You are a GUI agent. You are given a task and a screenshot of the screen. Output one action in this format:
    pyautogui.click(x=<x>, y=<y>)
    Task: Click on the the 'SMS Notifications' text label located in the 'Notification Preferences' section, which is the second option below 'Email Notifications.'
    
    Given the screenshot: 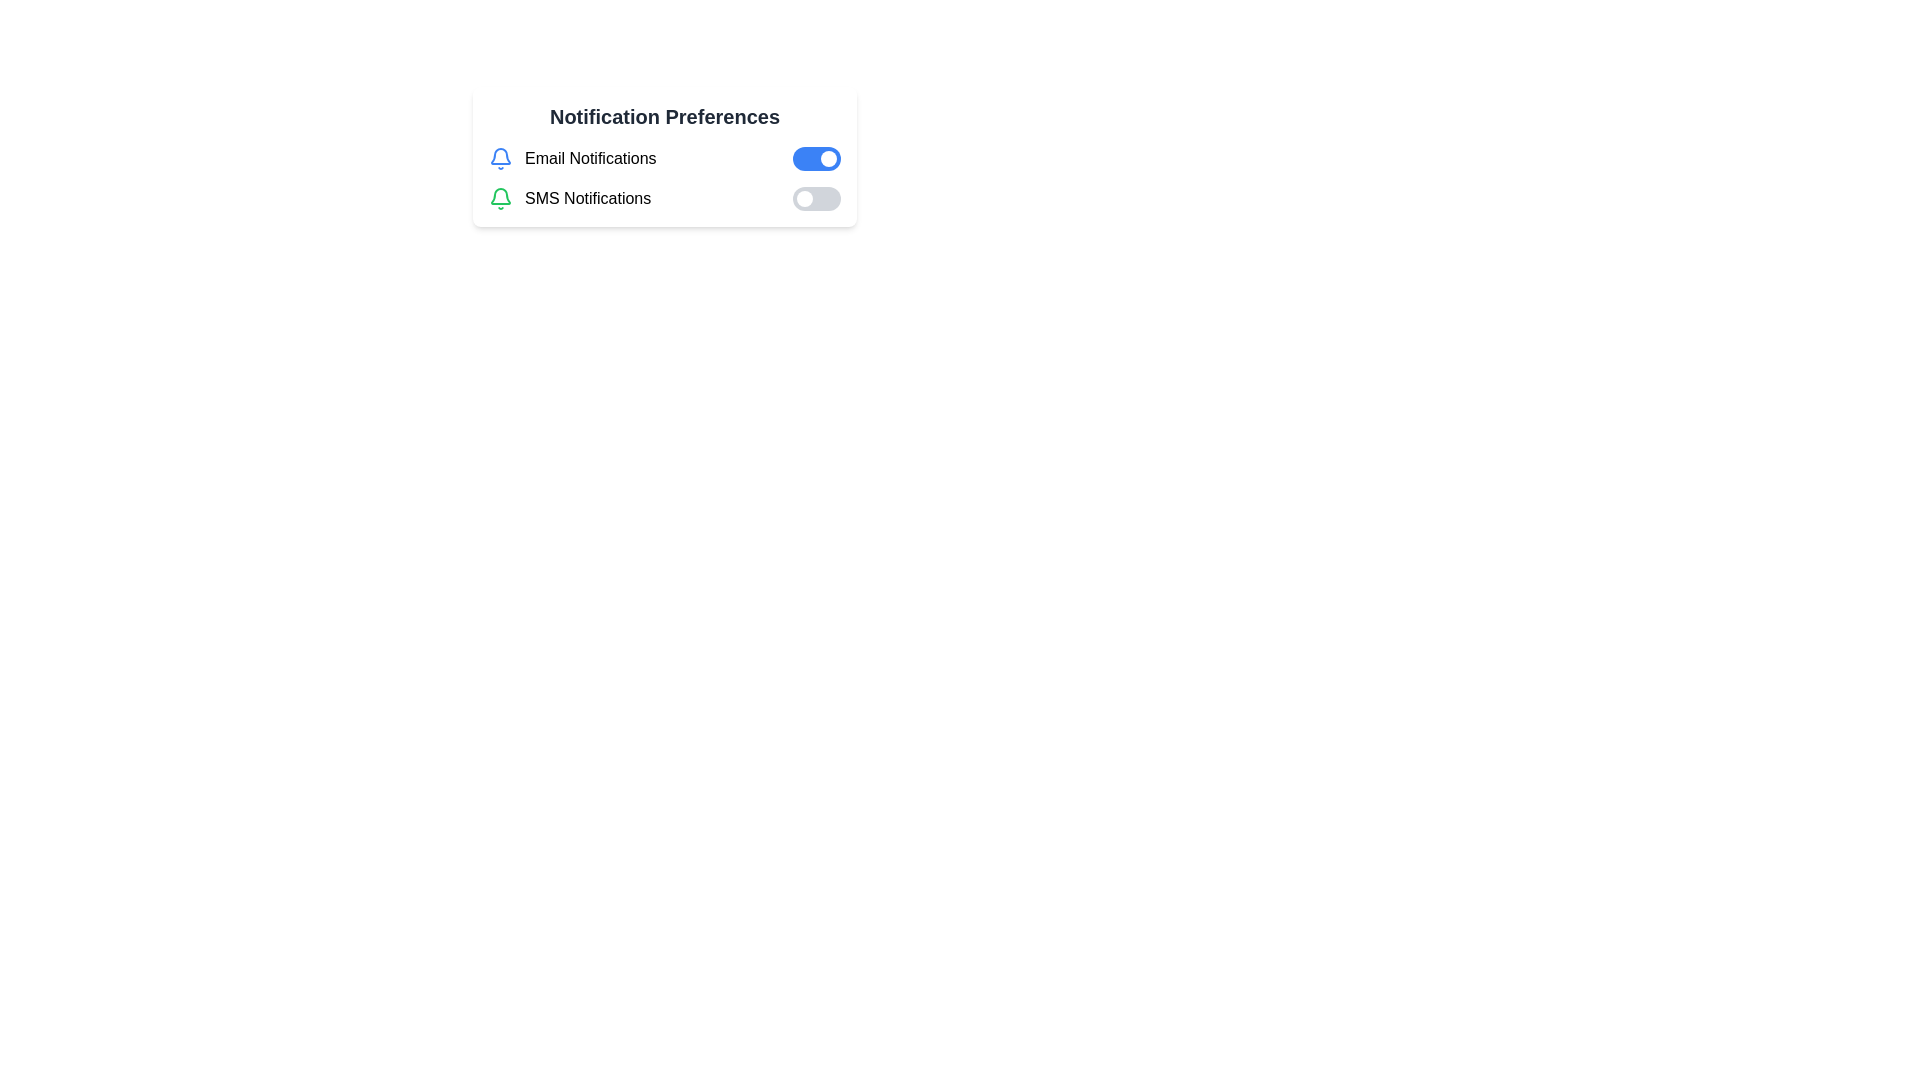 What is the action you would take?
    pyautogui.click(x=569, y=199)
    